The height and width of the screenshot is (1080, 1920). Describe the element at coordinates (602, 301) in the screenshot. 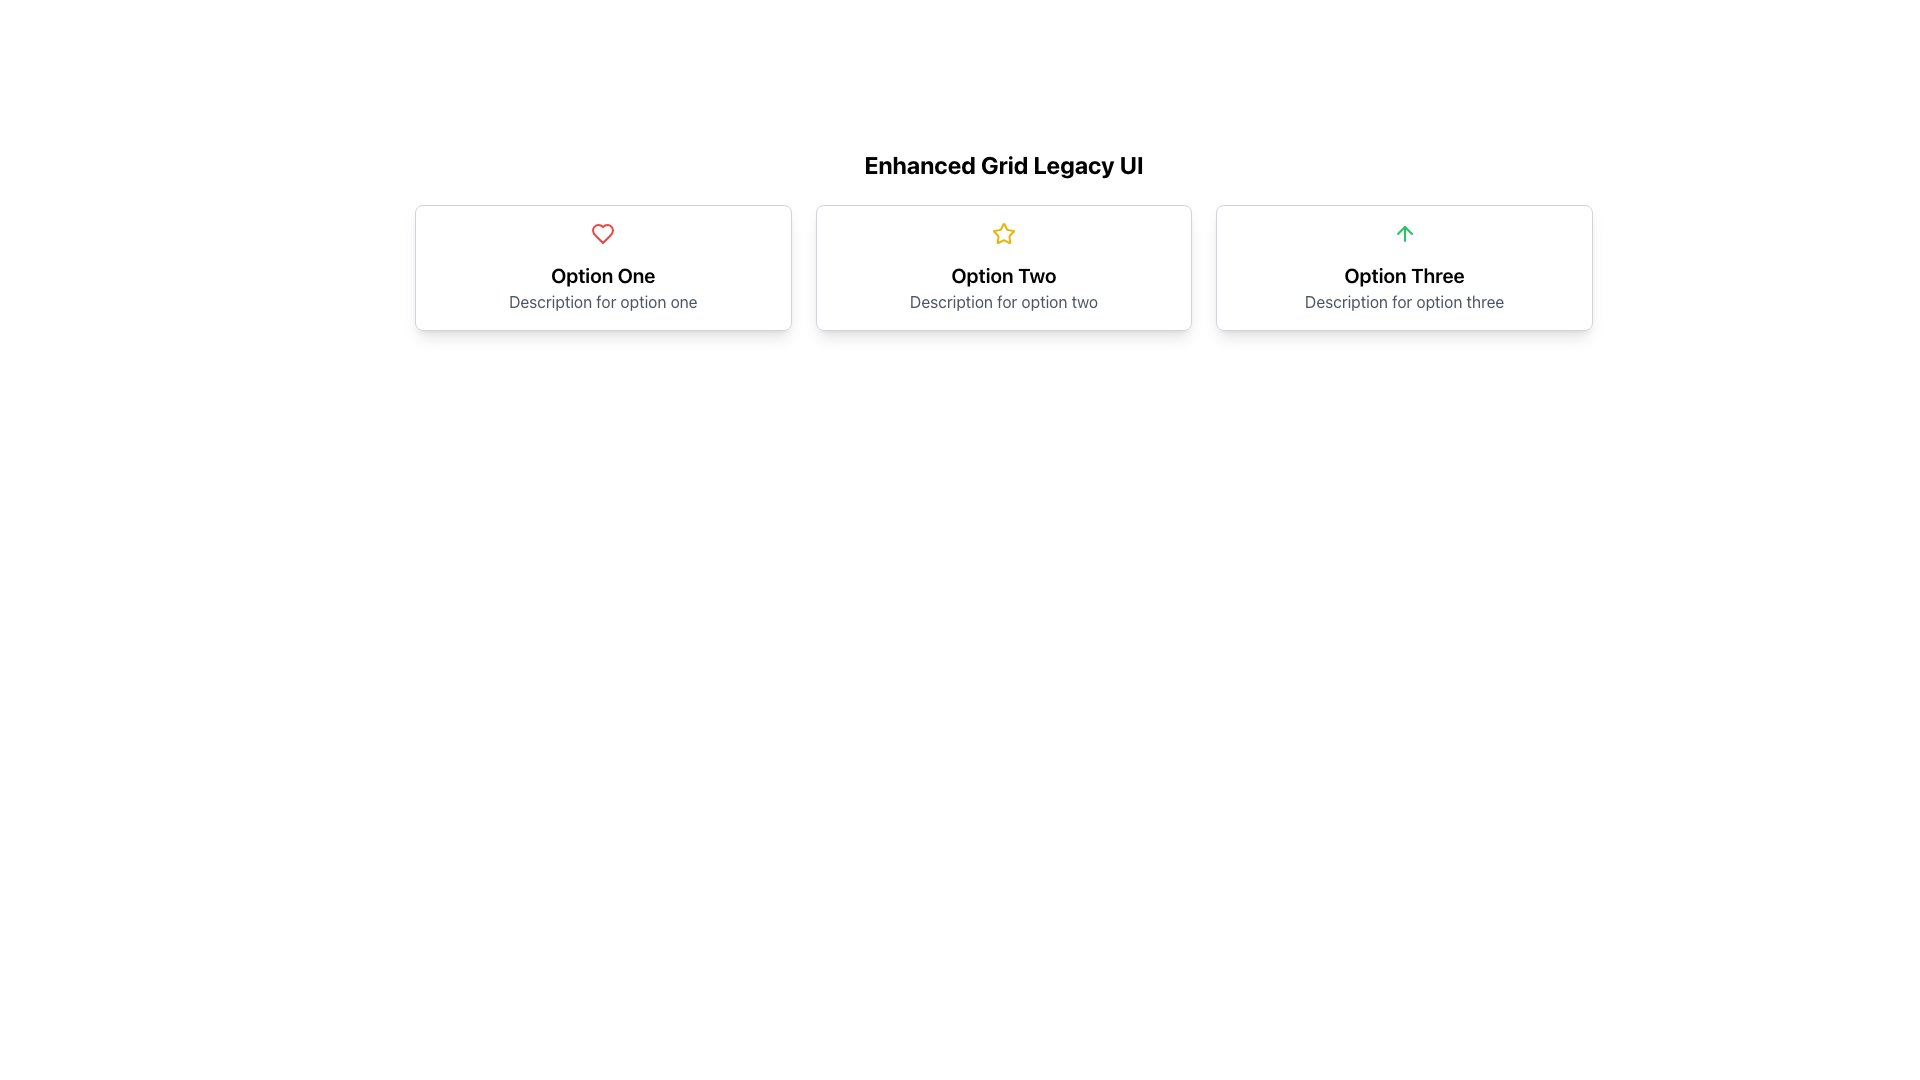

I see `the text label displaying 'Description for option one', which is located beneath the title 'Option One' in the leftmost box` at that location.